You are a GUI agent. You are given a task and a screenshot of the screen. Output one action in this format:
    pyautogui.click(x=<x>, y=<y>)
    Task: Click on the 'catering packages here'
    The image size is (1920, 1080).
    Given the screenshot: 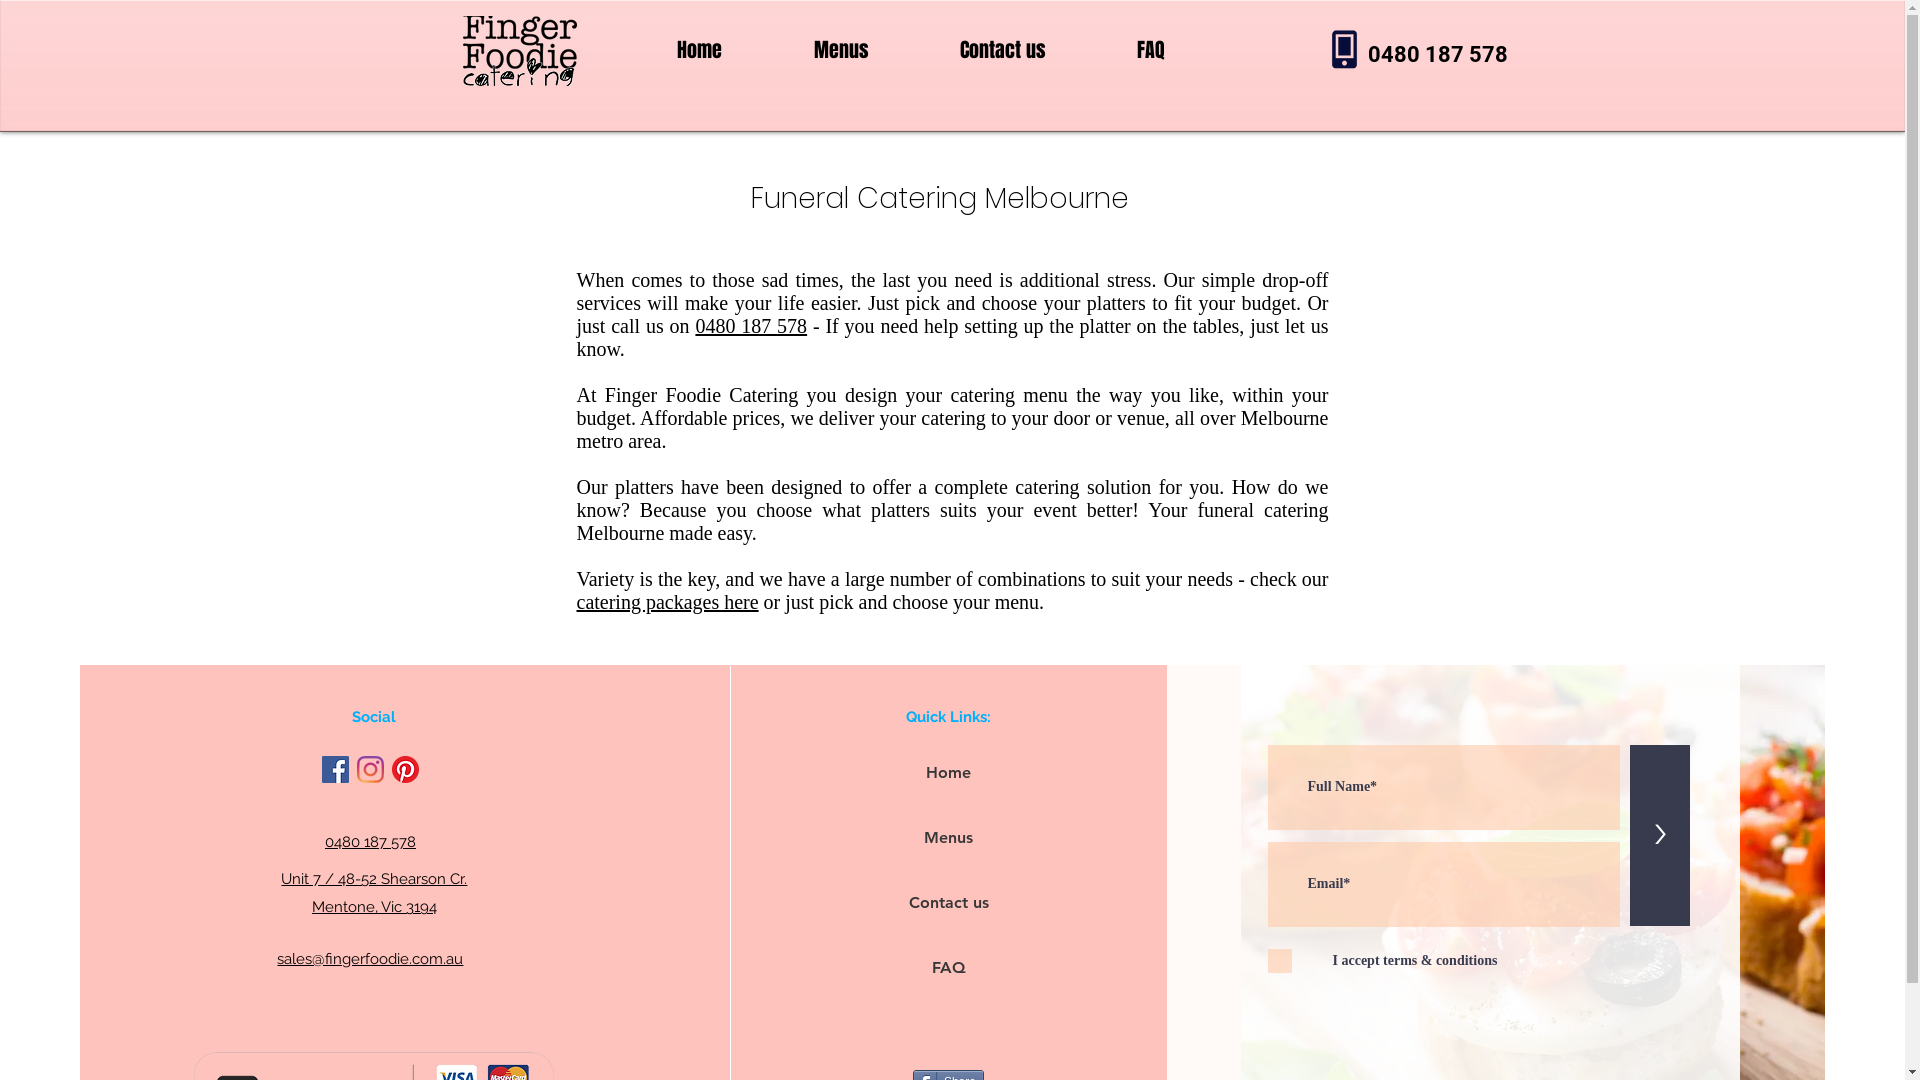 What is the action you would take?
    pyautogui.click(x=667, y=600)
    